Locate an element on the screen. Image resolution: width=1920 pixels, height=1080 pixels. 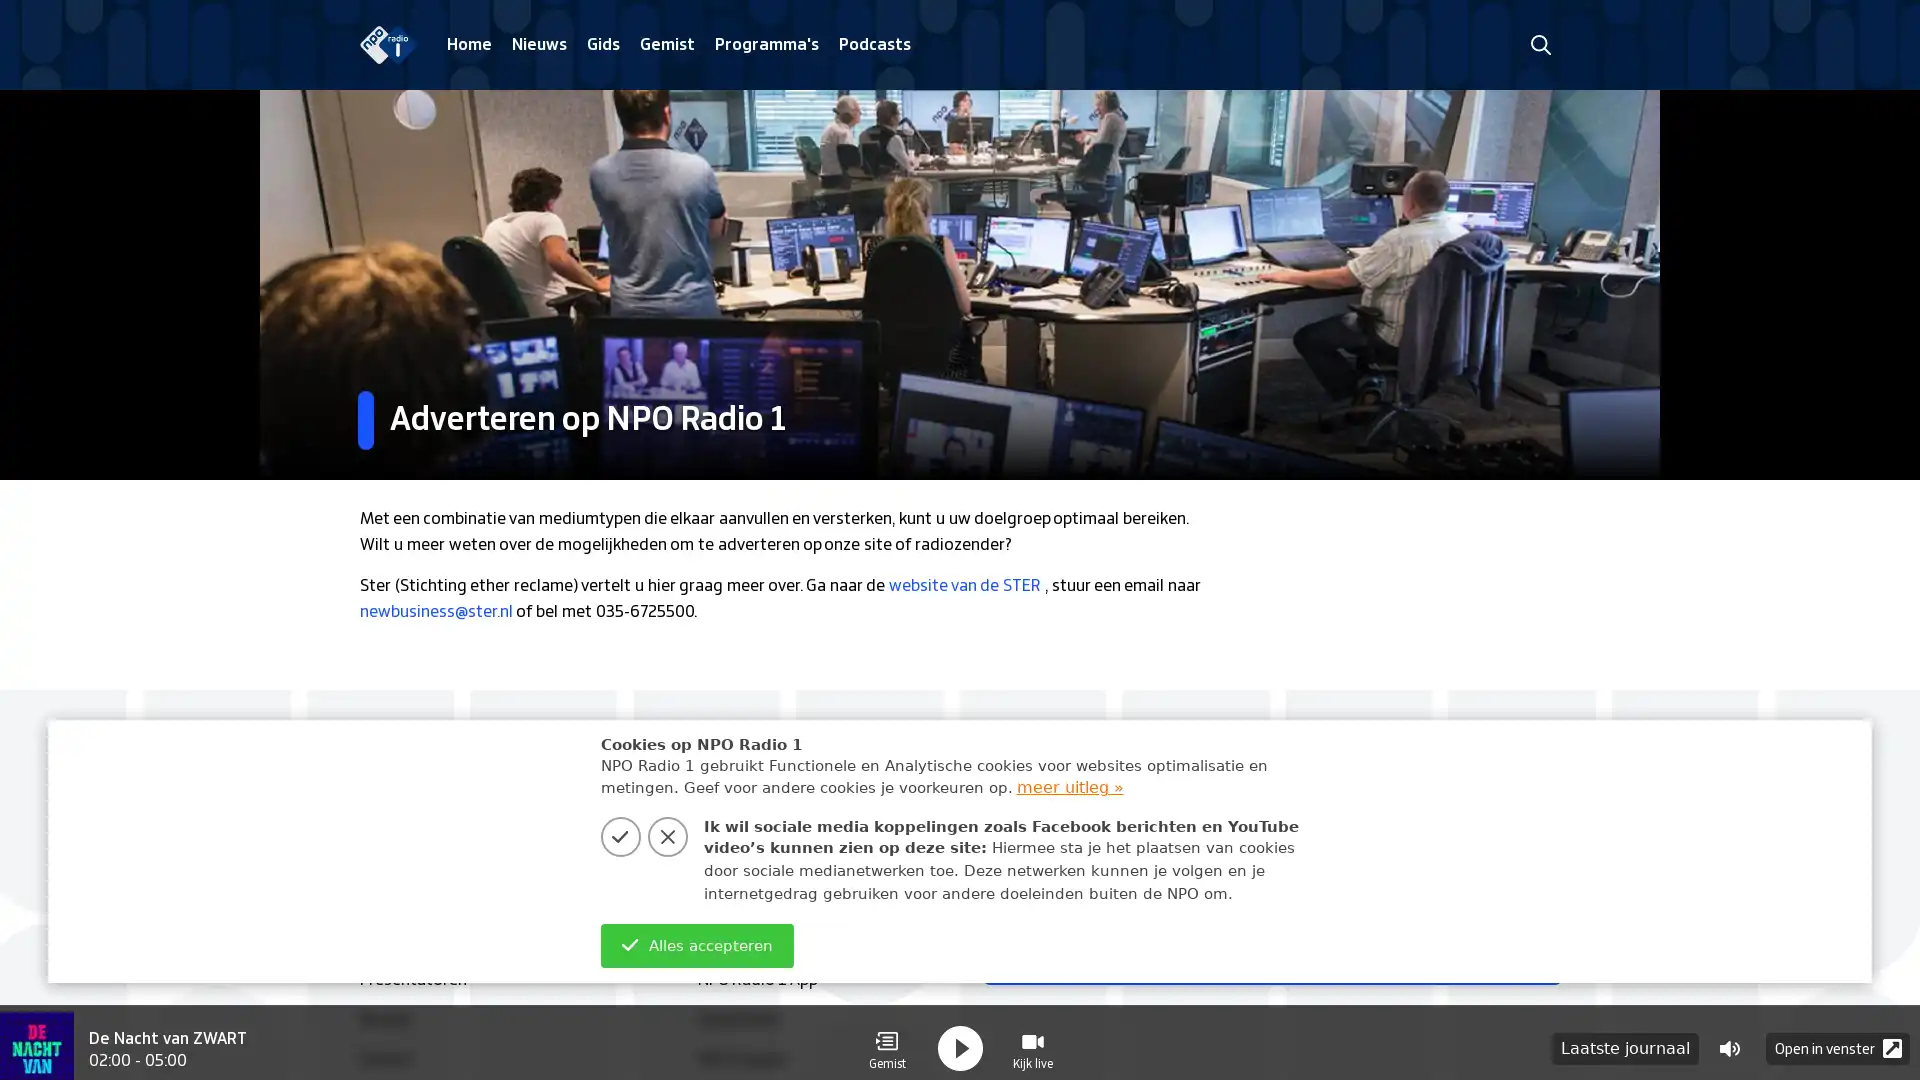
Laatste journaal is located at coordinates (1625, 1036).